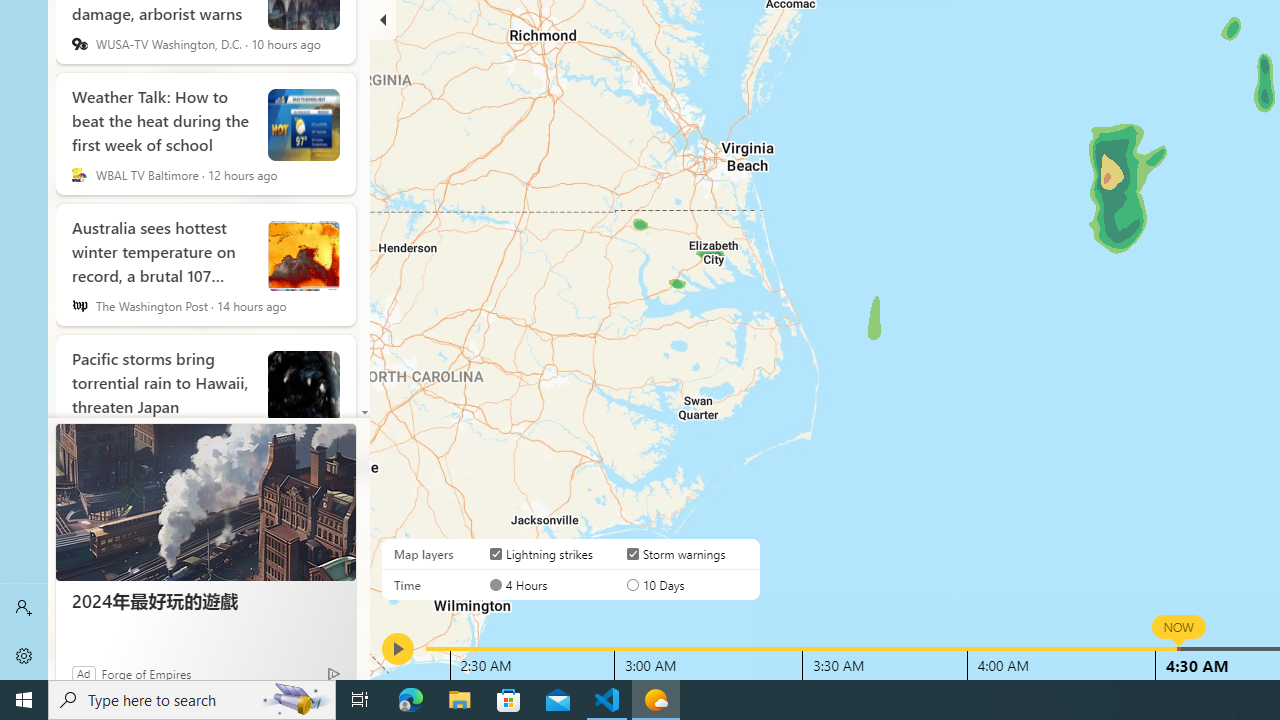  Describe the element at coordinates (24, 698) in the screenshot. I see `'Start'` at that location.